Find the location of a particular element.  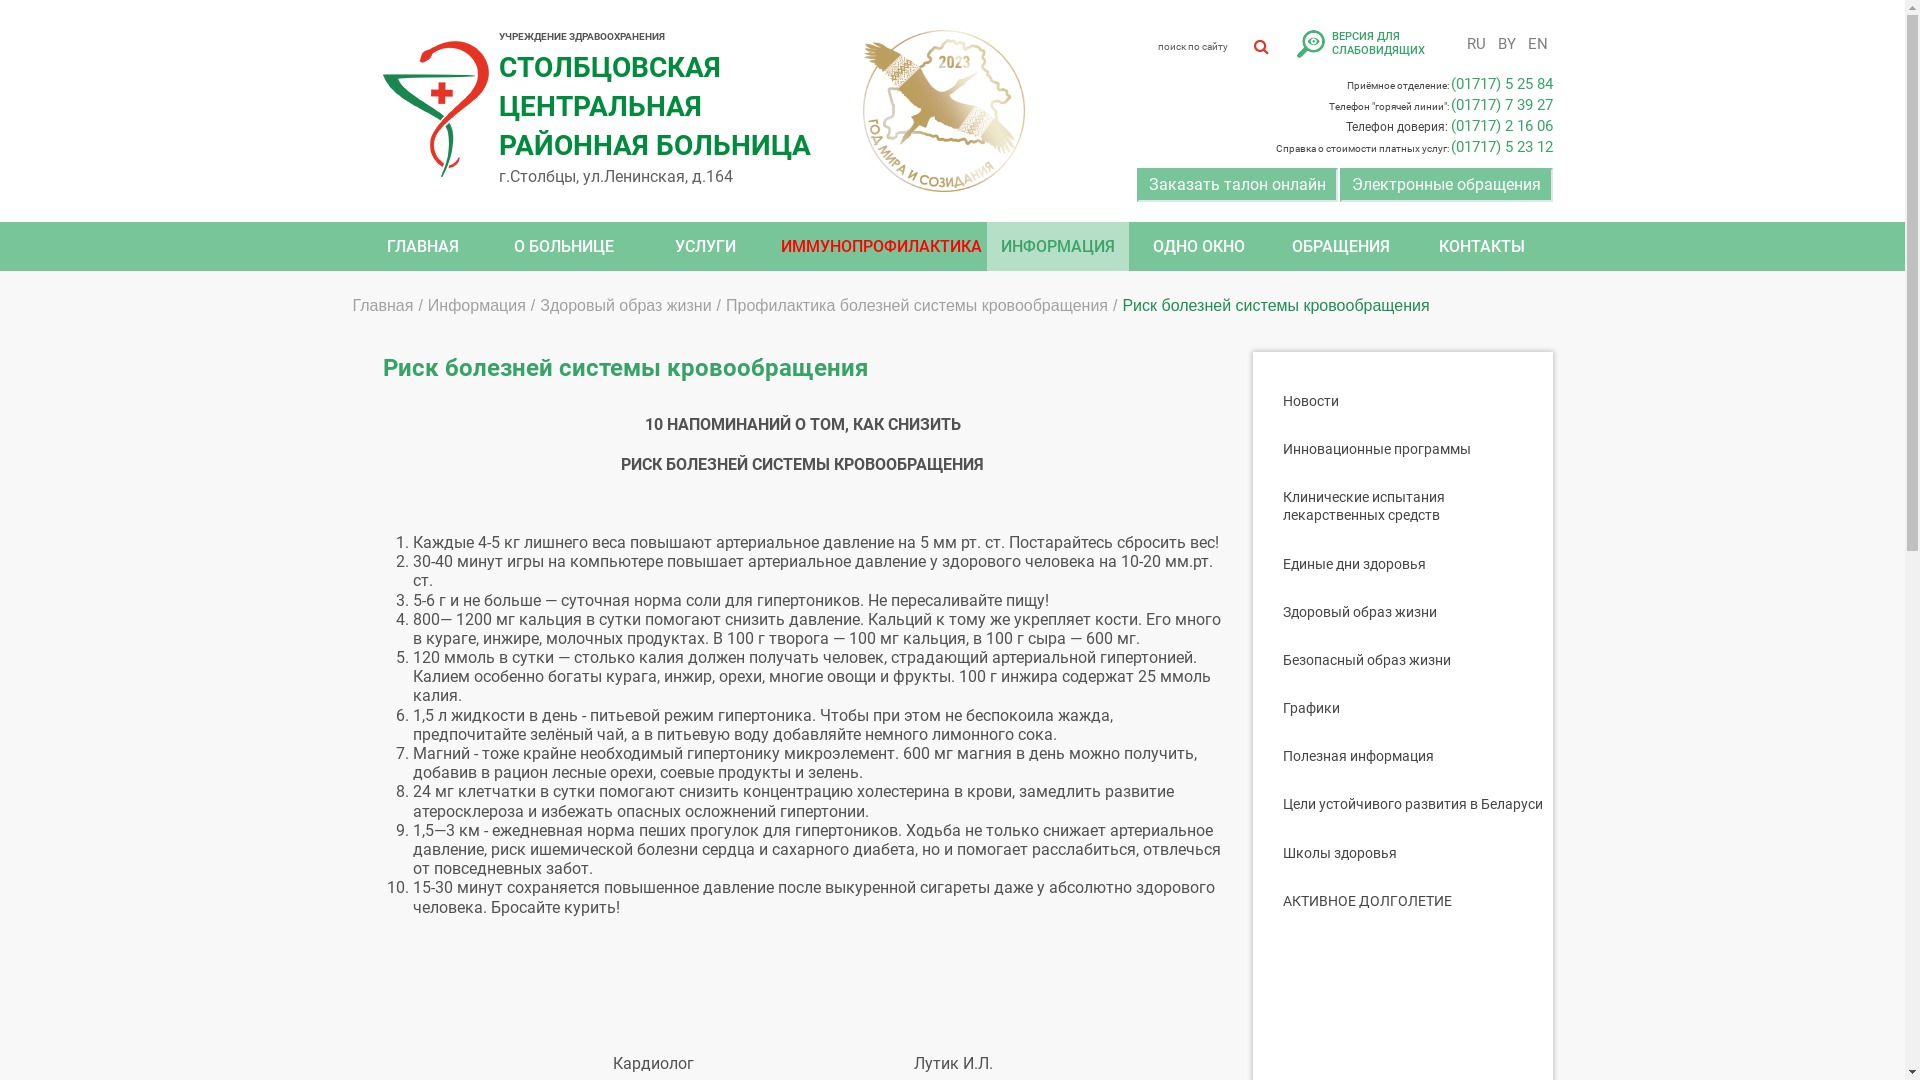

'BY' is located at coordinates (1506, 43).